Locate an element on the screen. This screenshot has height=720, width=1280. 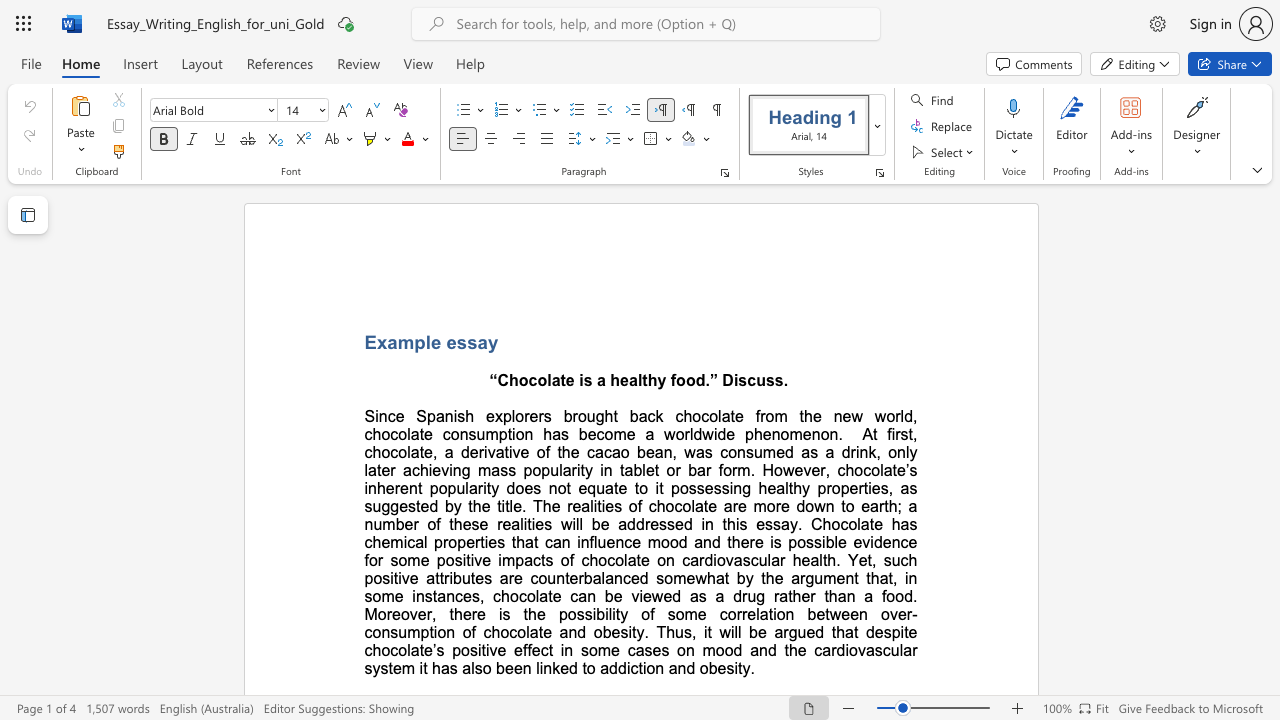
the subset text "say" within the text "Example essay" is located at coordinates (466, 341).